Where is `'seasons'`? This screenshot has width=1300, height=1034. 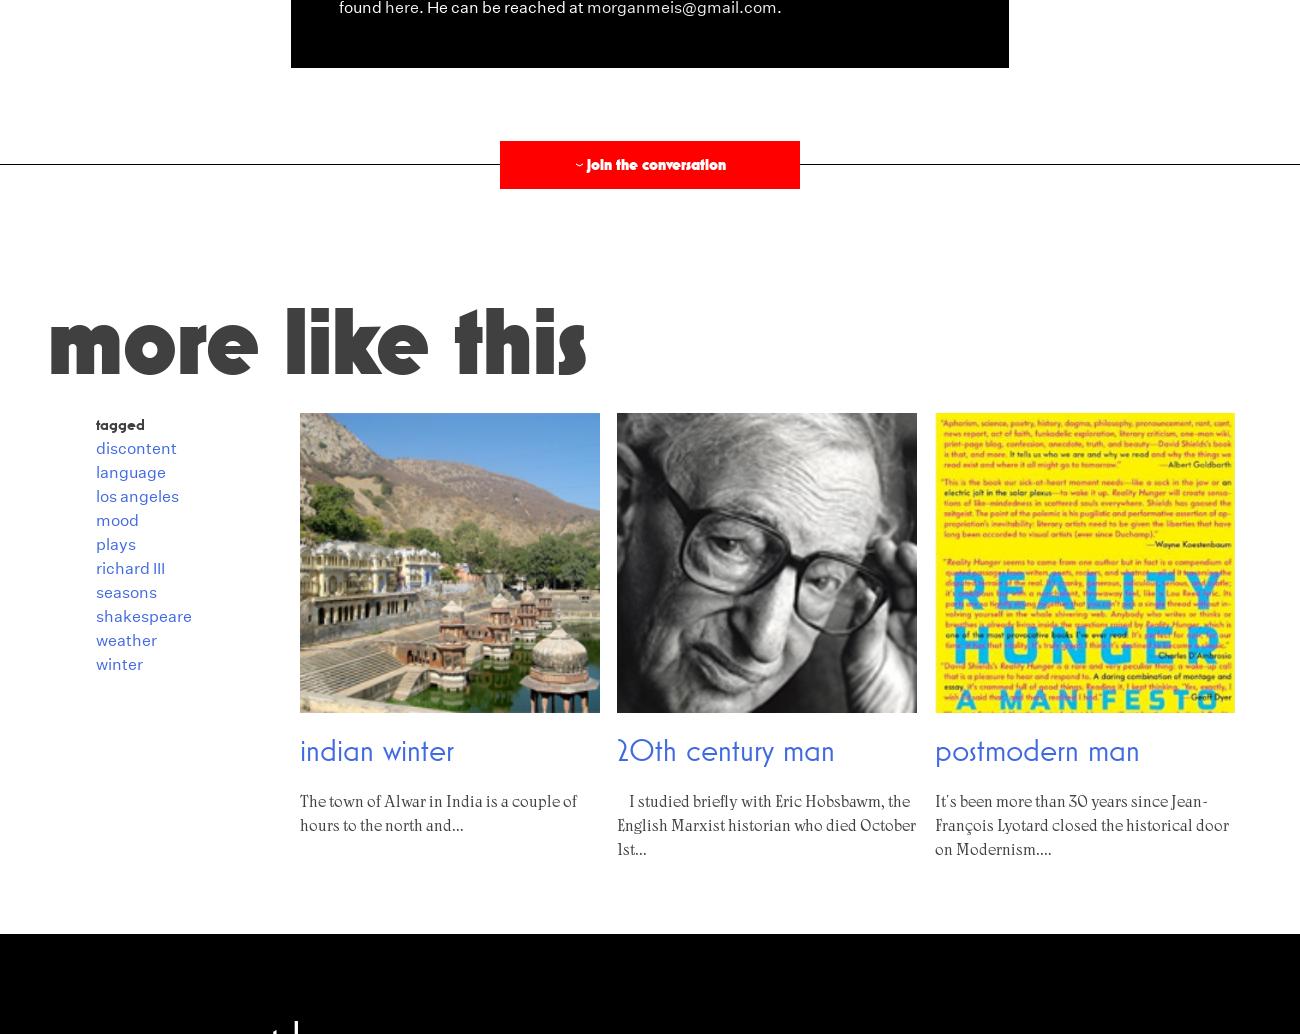 'seasons' is located at coordinates (125, 591).